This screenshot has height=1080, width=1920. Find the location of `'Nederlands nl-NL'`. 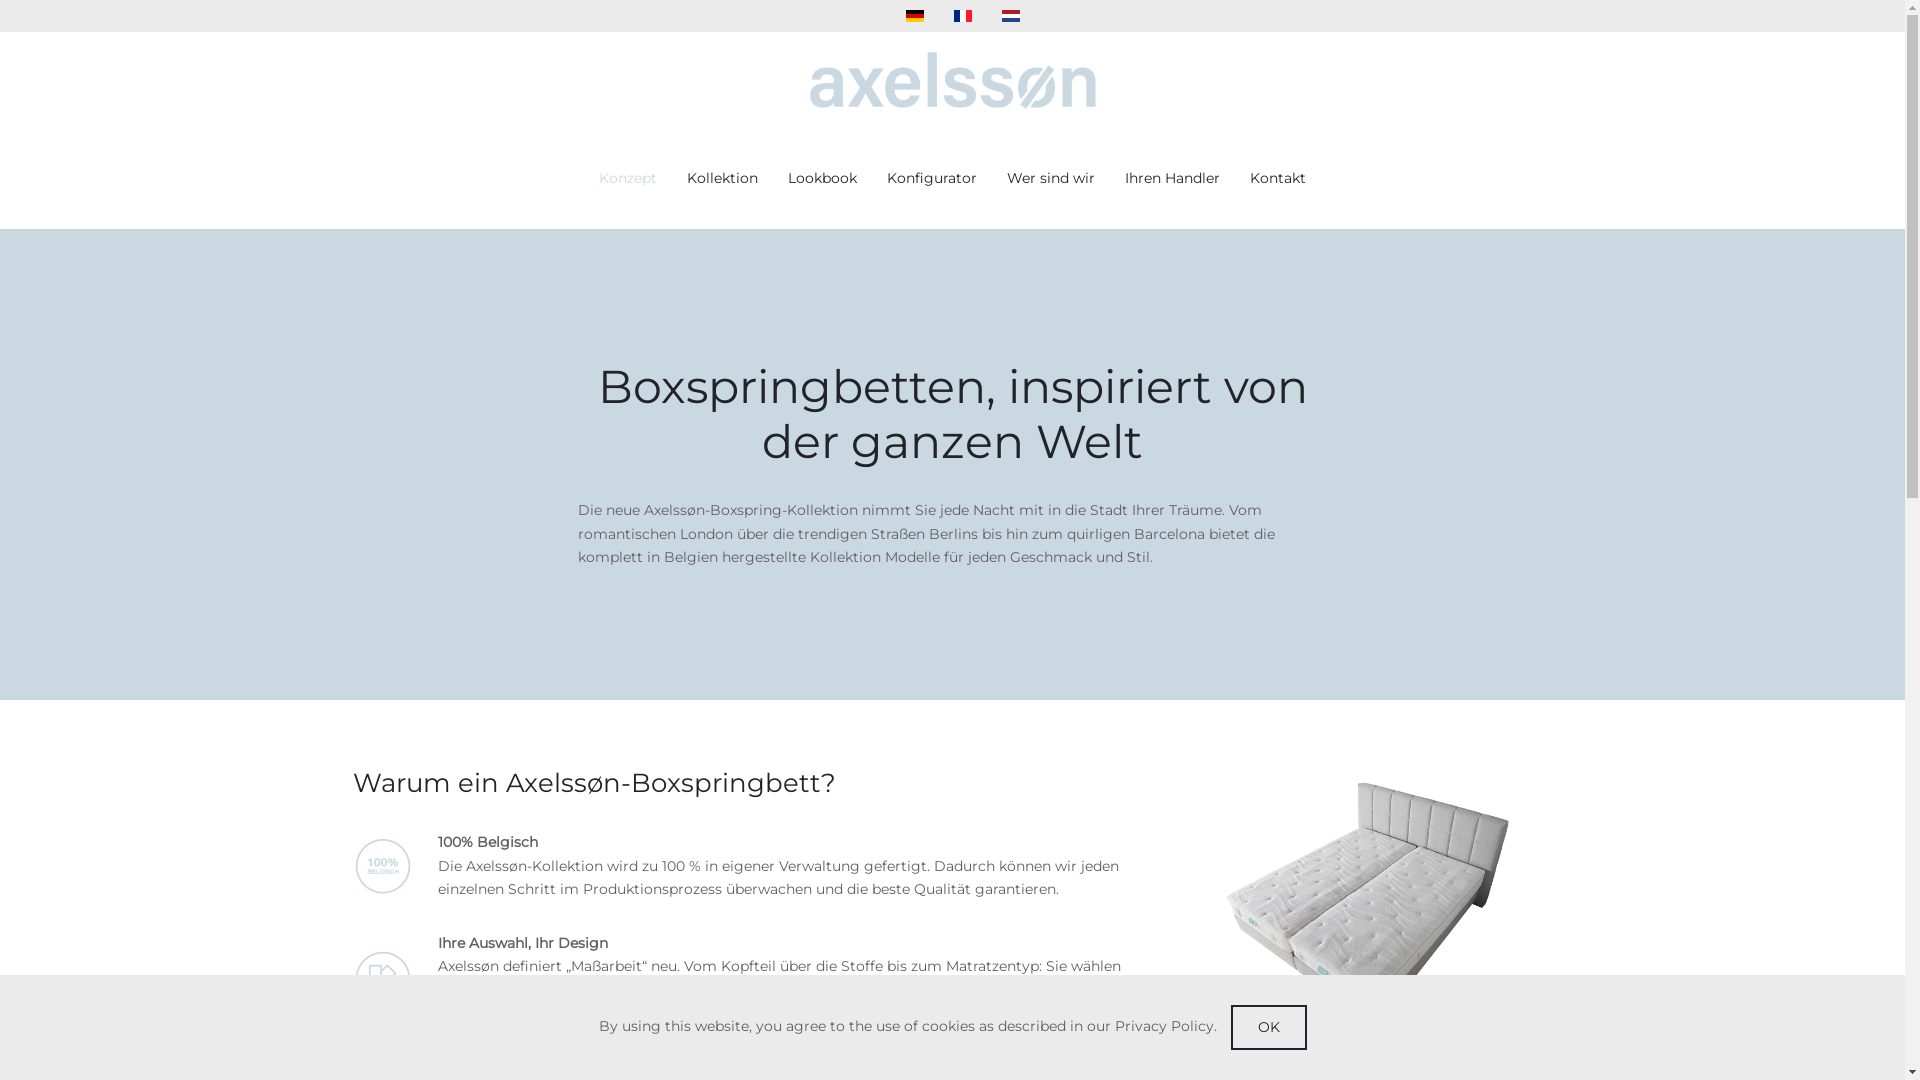

'Nederlands nl-NL' is located at coordinates (1011, 15).